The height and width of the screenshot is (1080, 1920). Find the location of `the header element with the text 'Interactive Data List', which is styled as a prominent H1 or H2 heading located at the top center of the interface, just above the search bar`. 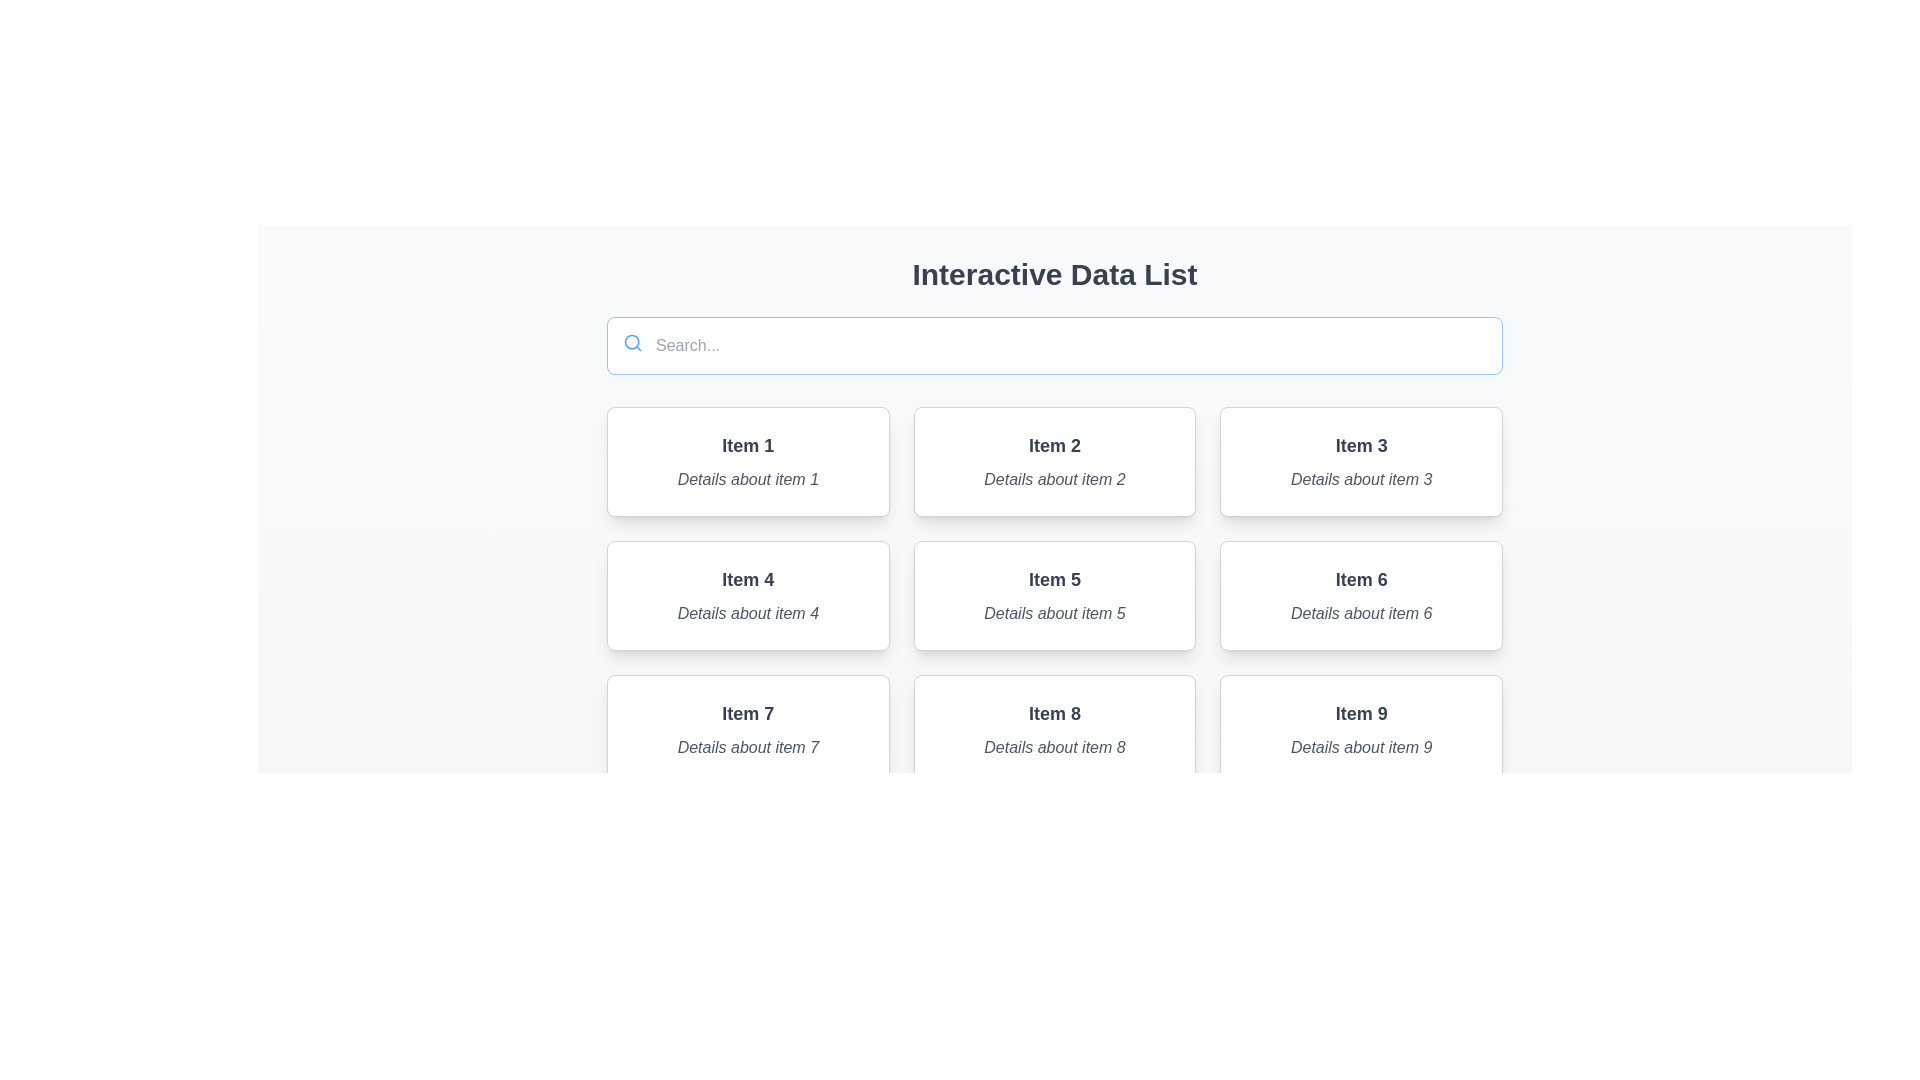

the header element with the text 'Interactive Data List', which is styled as a prominent H1 or H2 heading located at the top center of the interface, just above the search bar is located at coordinates (1054, 274).